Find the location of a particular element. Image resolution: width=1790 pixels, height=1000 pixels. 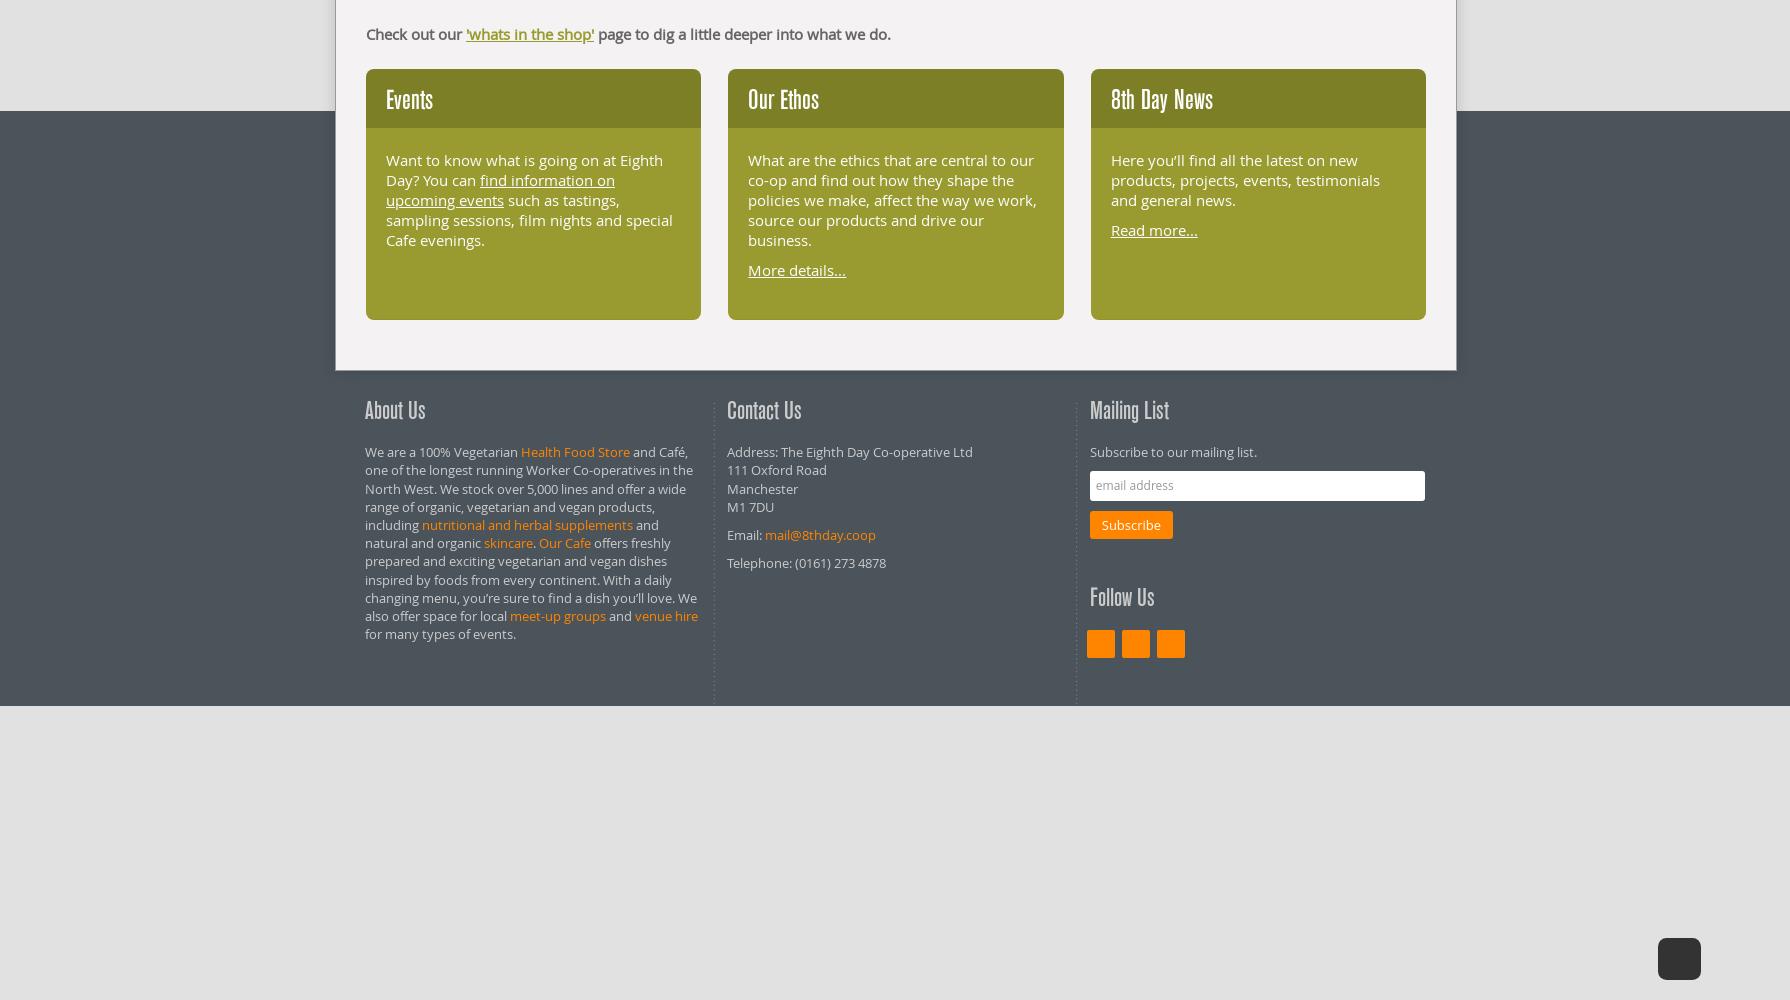

'page to dig a little deeper into what we do.' is located at coordinates (741, 34).